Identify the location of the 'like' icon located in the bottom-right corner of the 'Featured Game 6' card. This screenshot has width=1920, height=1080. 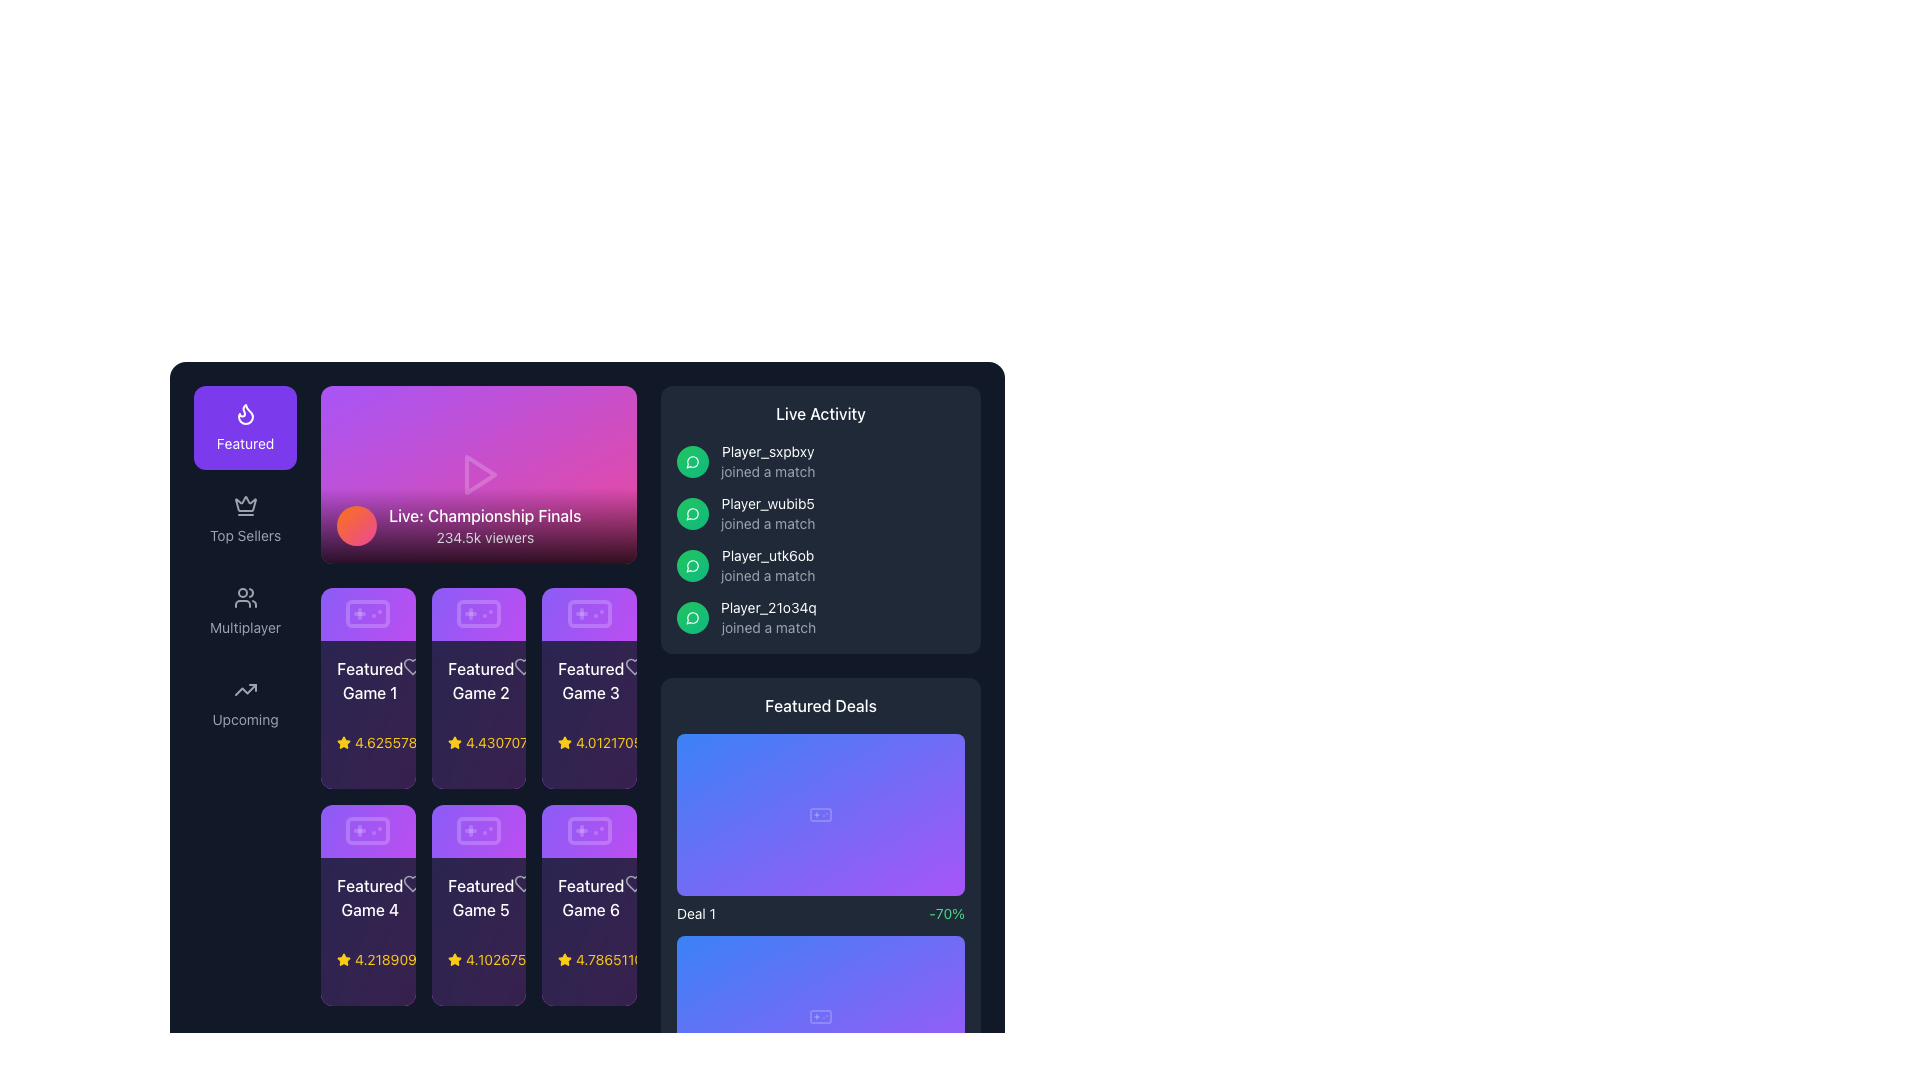
(633, 883).